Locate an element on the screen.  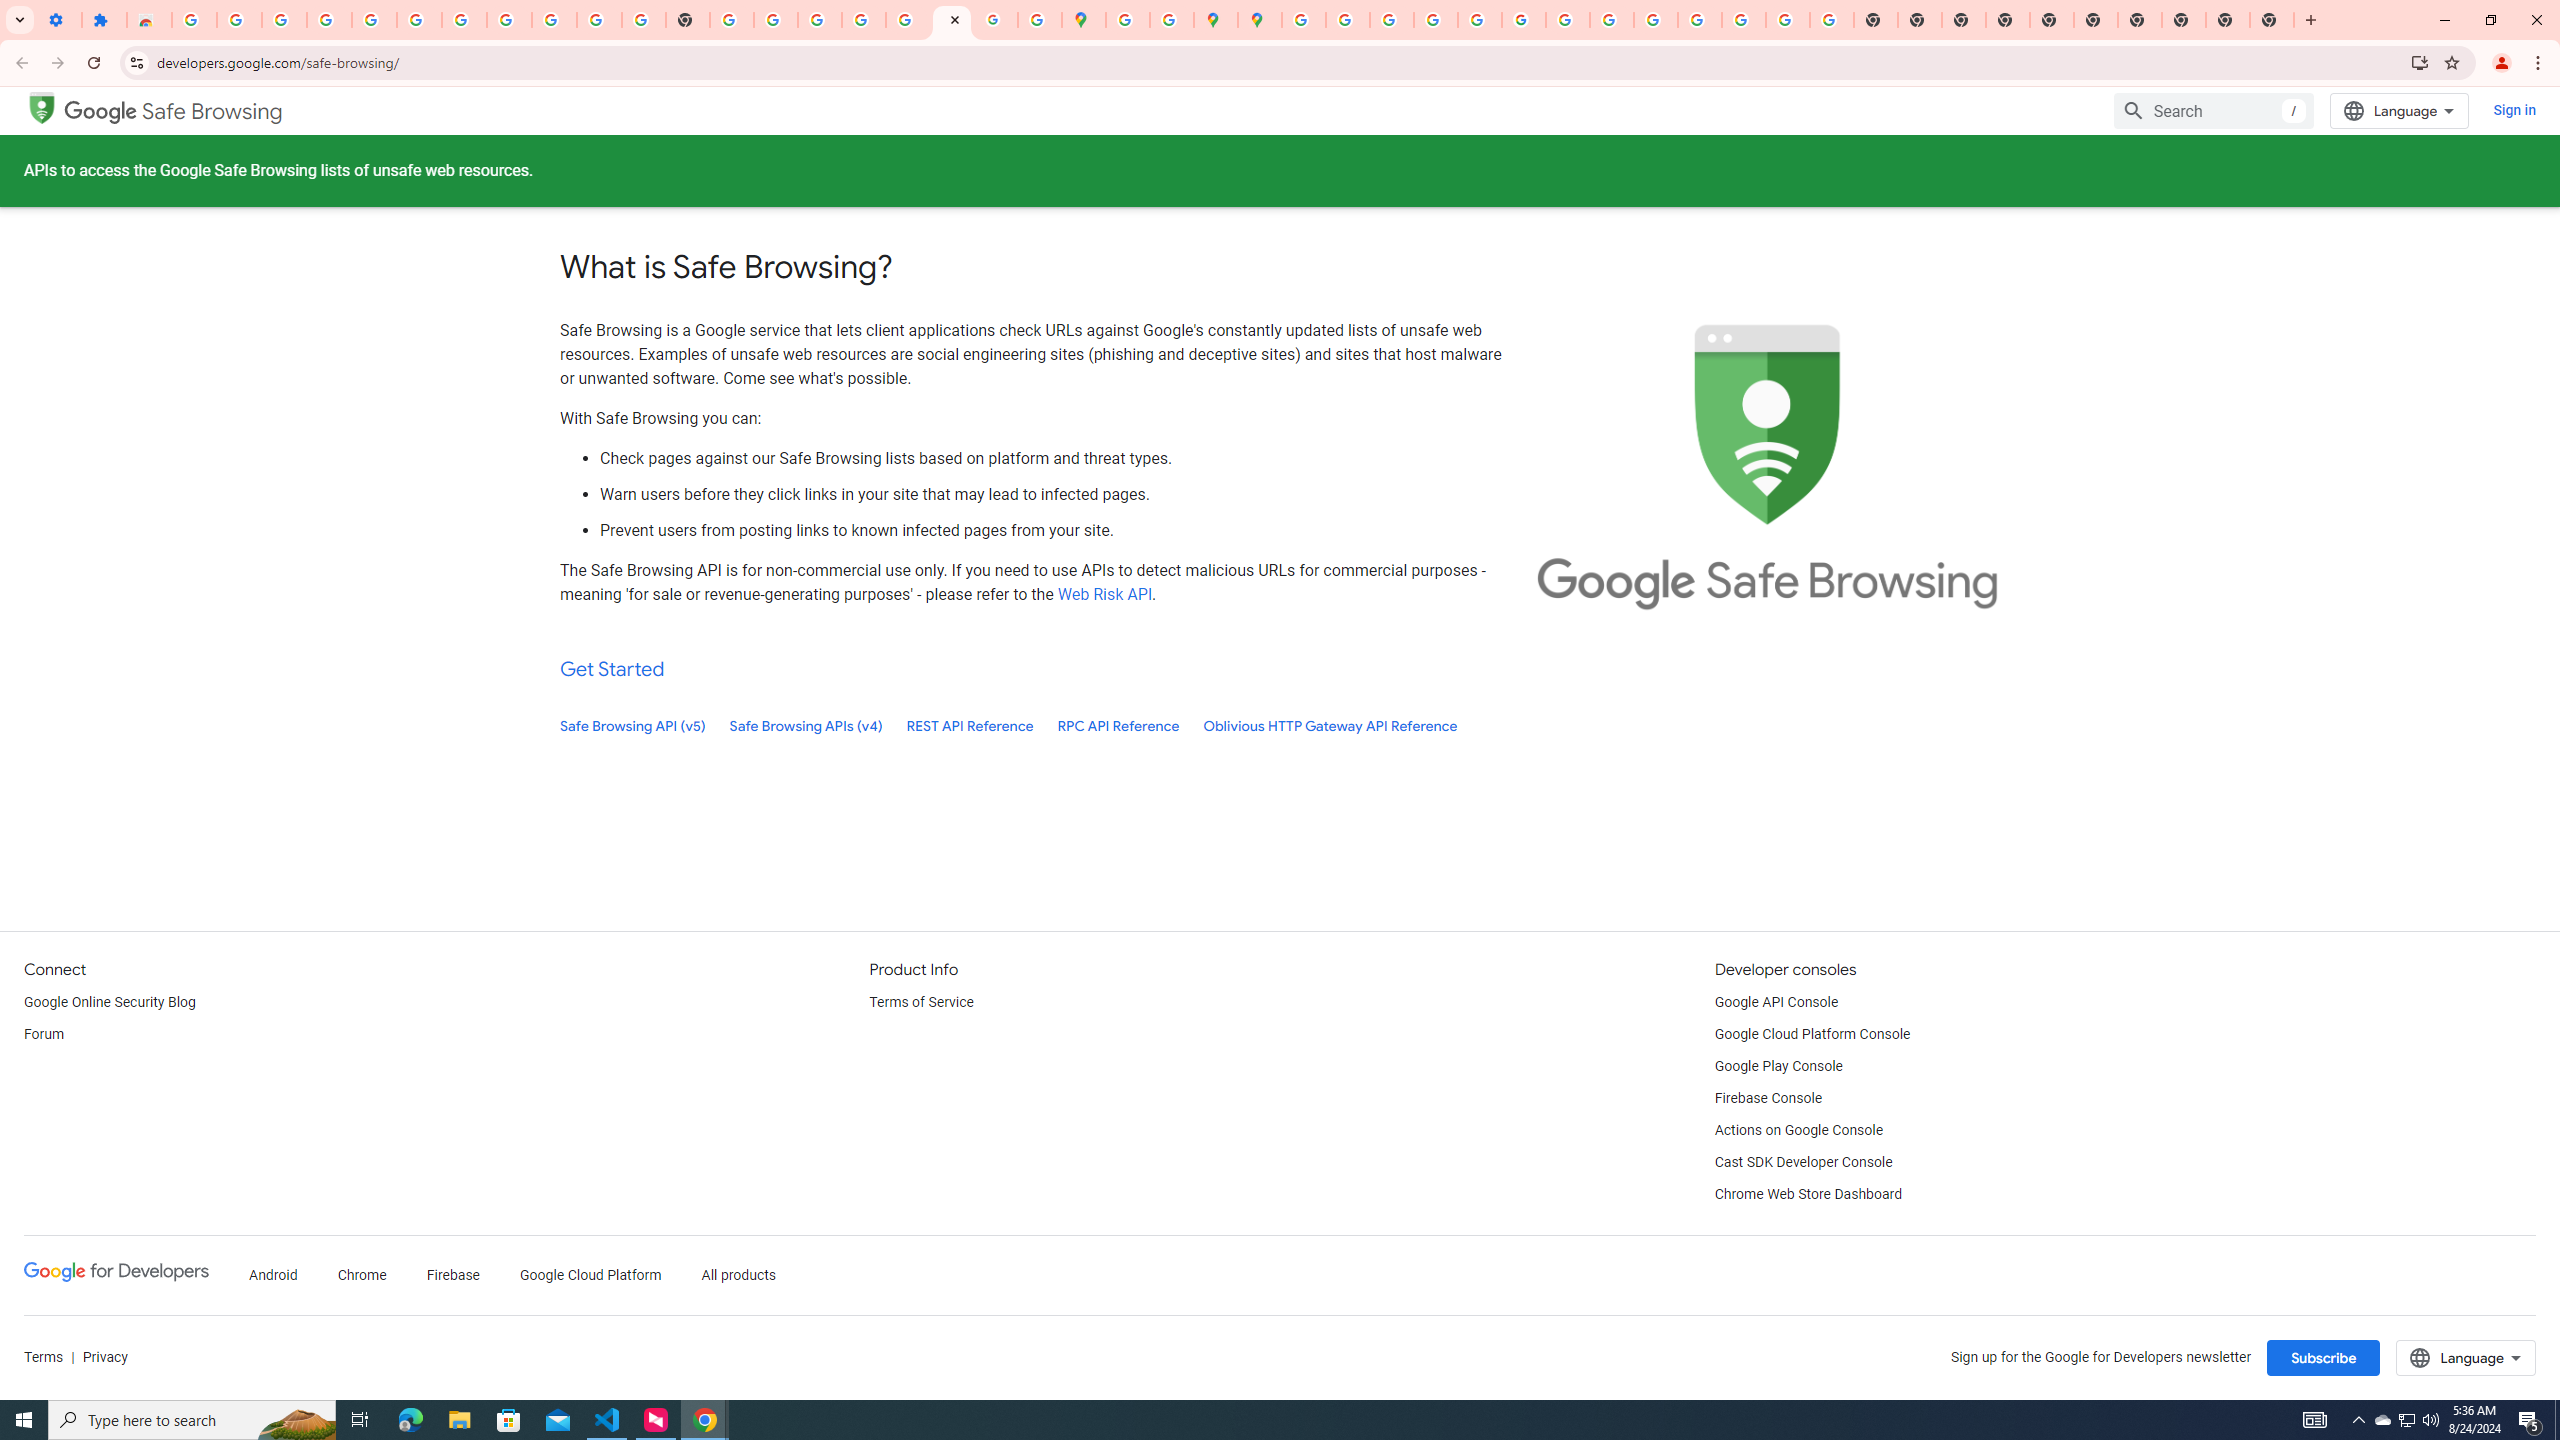
'New Tab' is located at coordinates (2271, 19).